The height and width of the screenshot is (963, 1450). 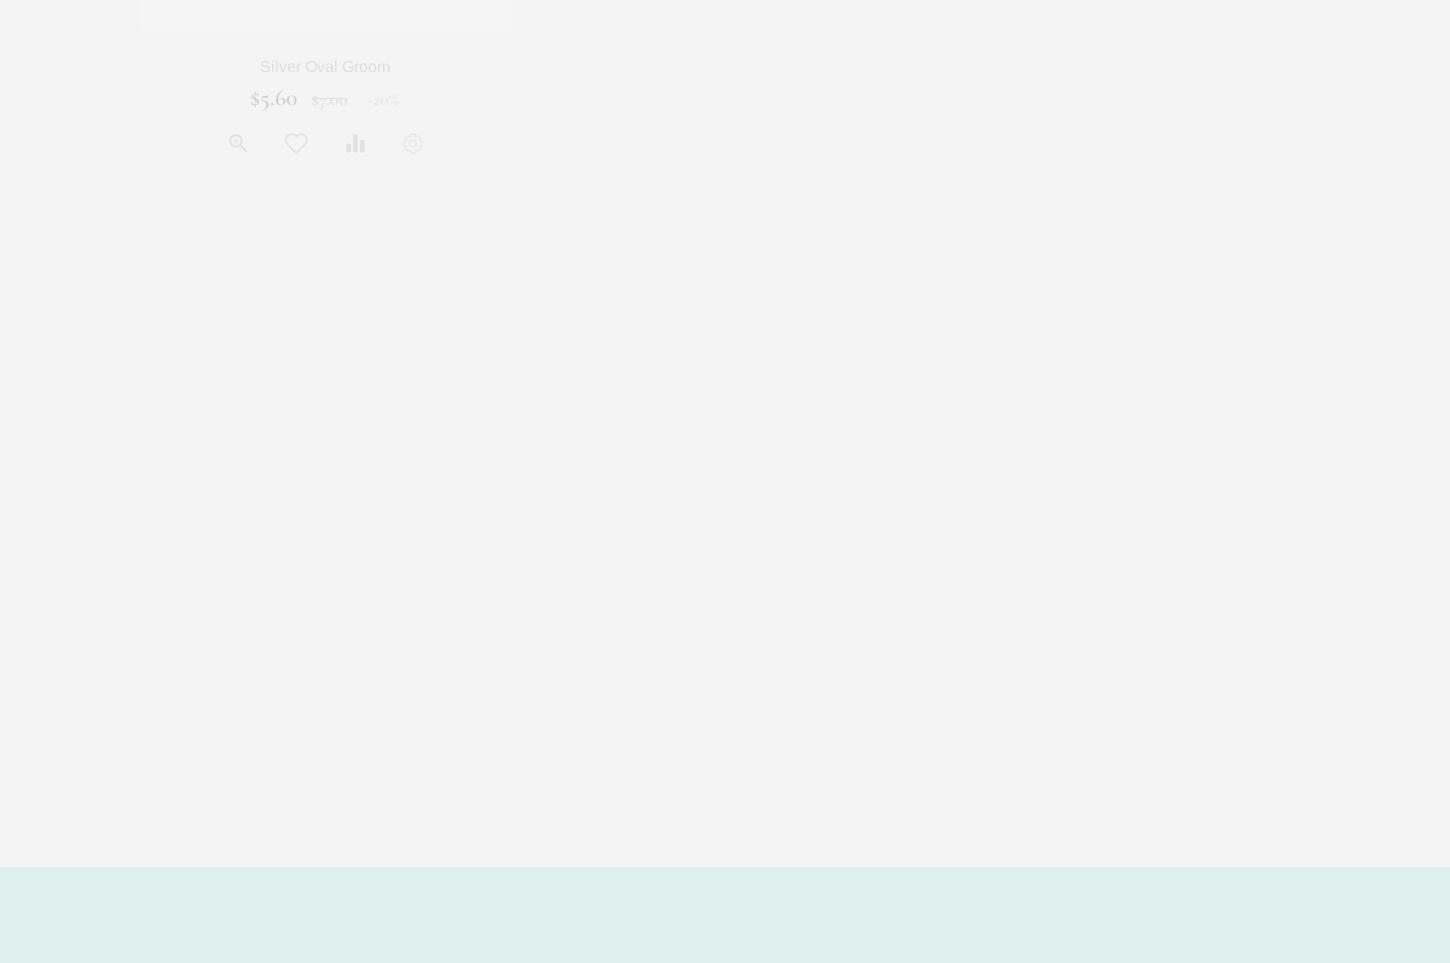 I want to click on '$200.00', so click(x=229, y=746).